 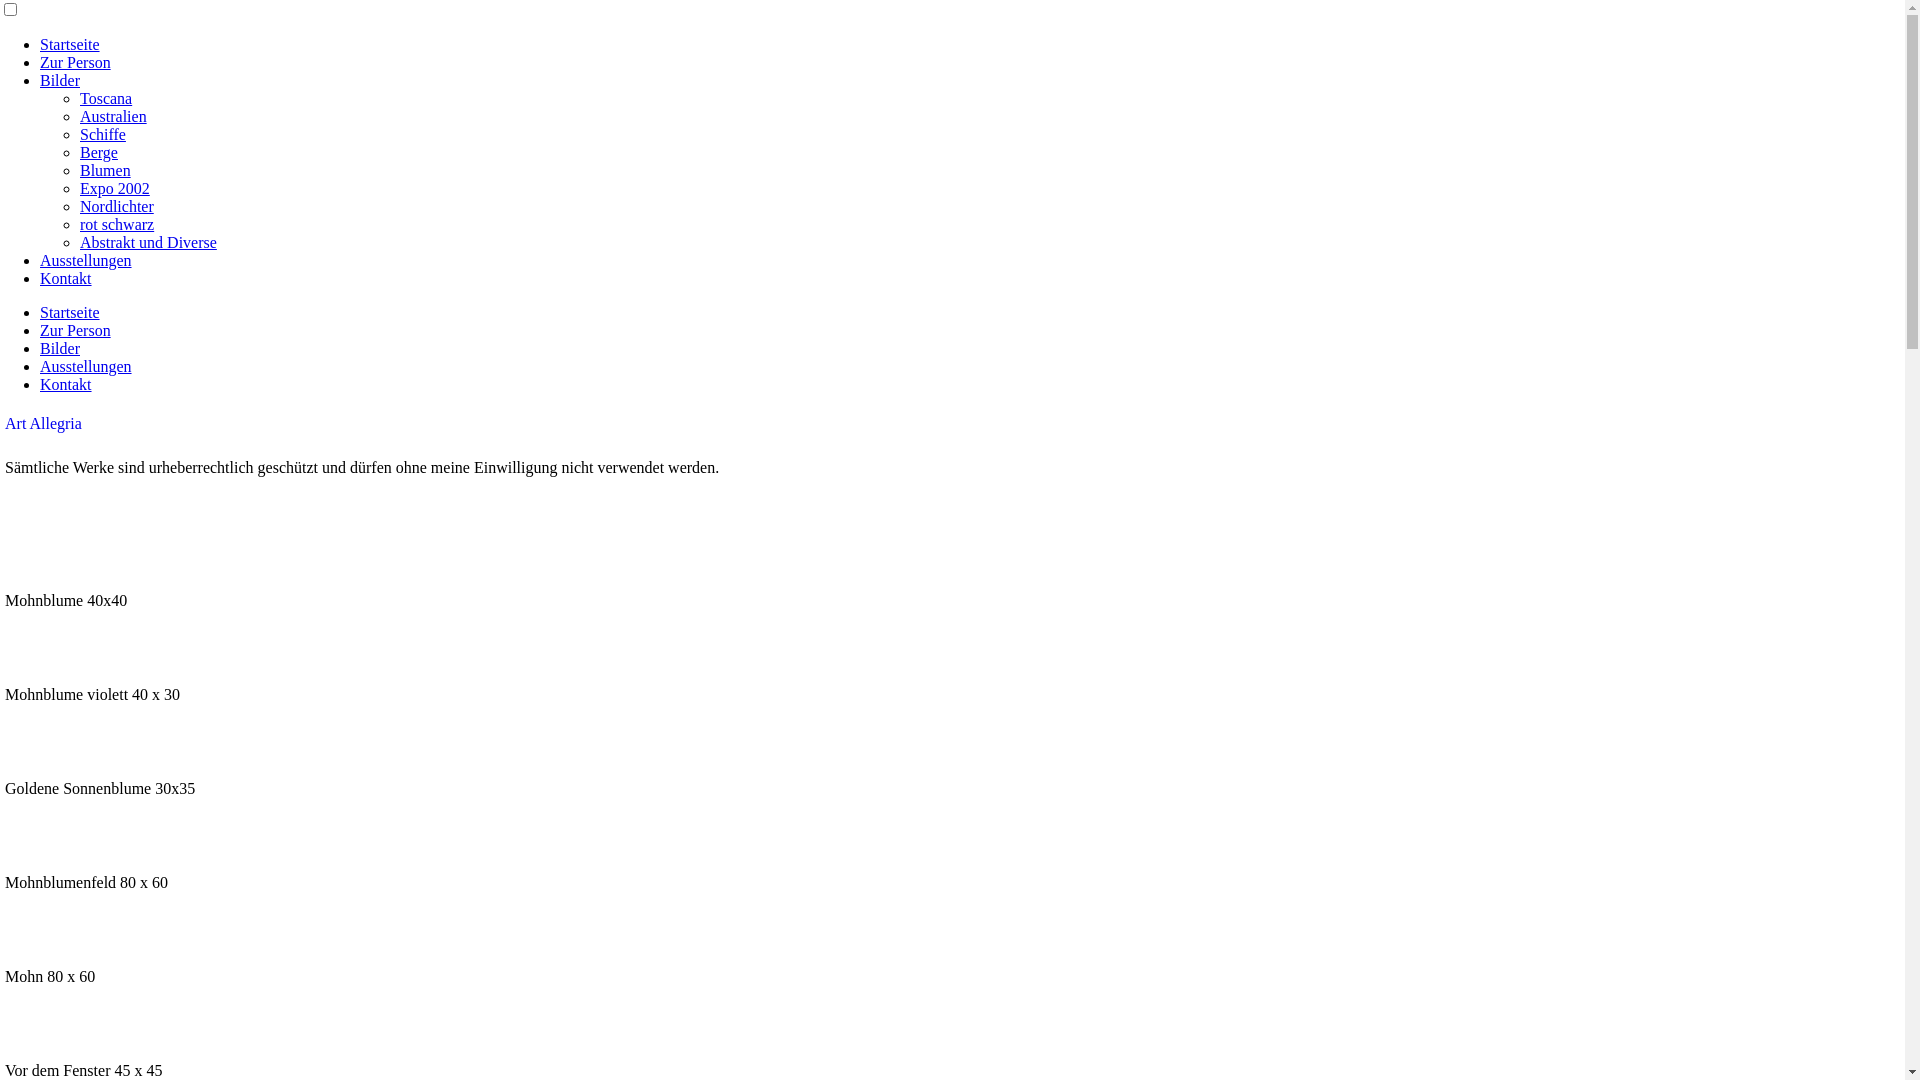 What do you see at coordinates (66, 384) in the screenshot?
I see `'Kontakt'` at bounding box center [66, 384].